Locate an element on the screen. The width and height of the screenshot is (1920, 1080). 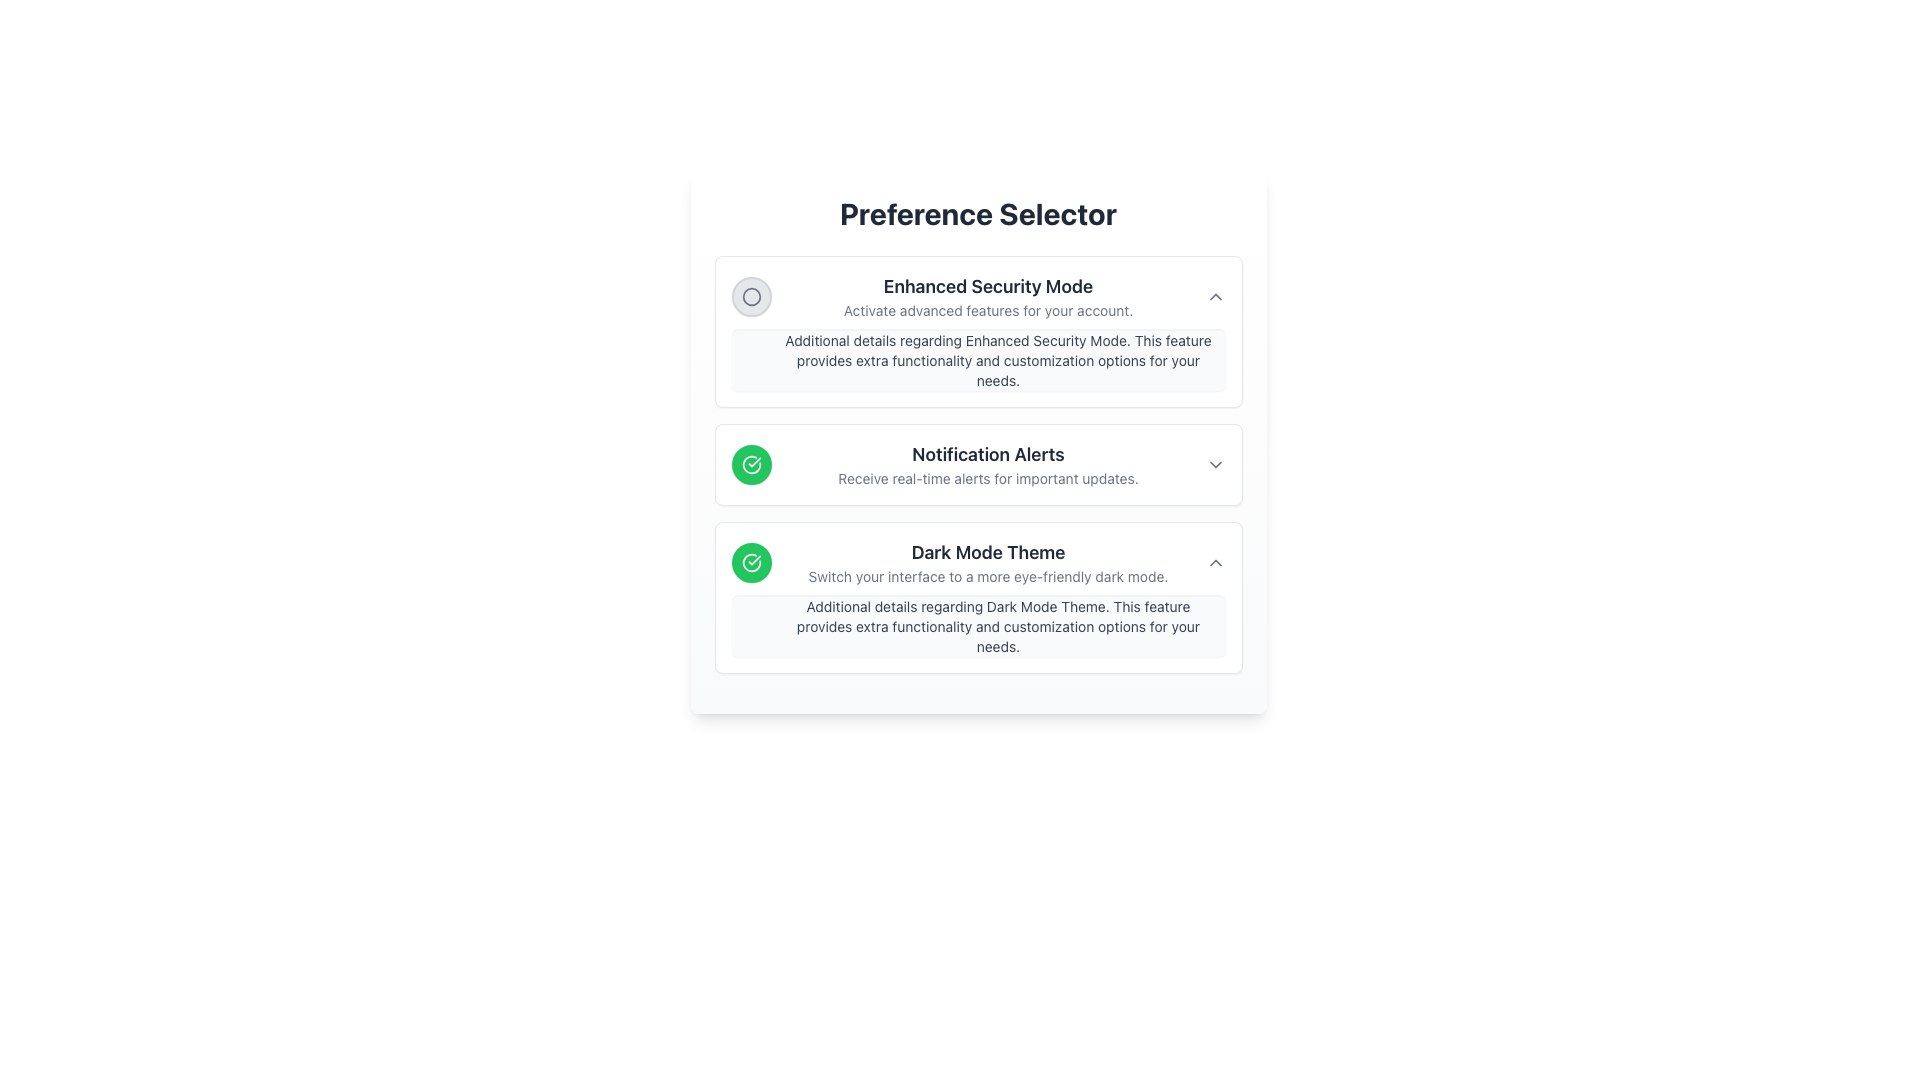
the text element that reads 'Activate advanced features for your account.' which is positioned directly below the heading 'Enhanced Security Mode.' is located at coordinates (988, 311).